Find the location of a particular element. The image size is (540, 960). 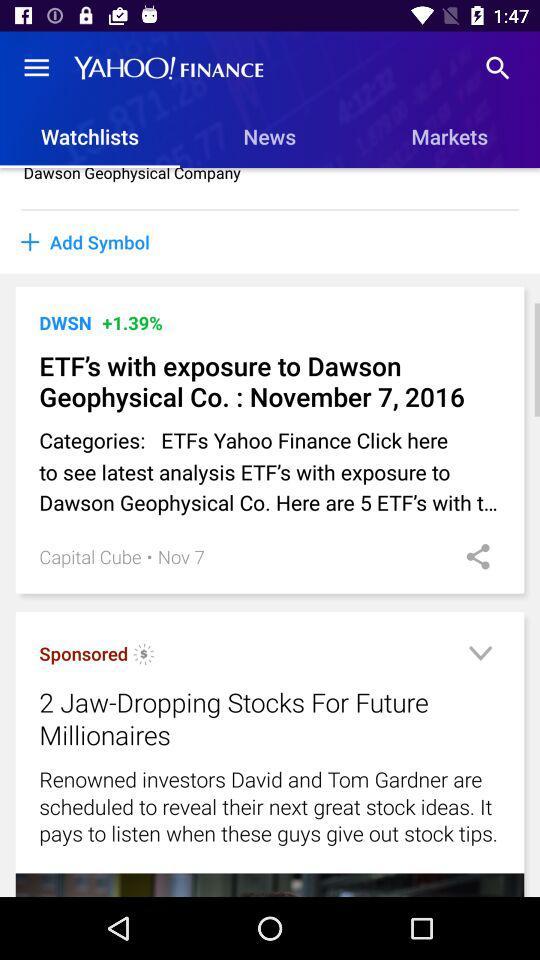

the categories etfs yahoo is located at coordinates (270, 471).